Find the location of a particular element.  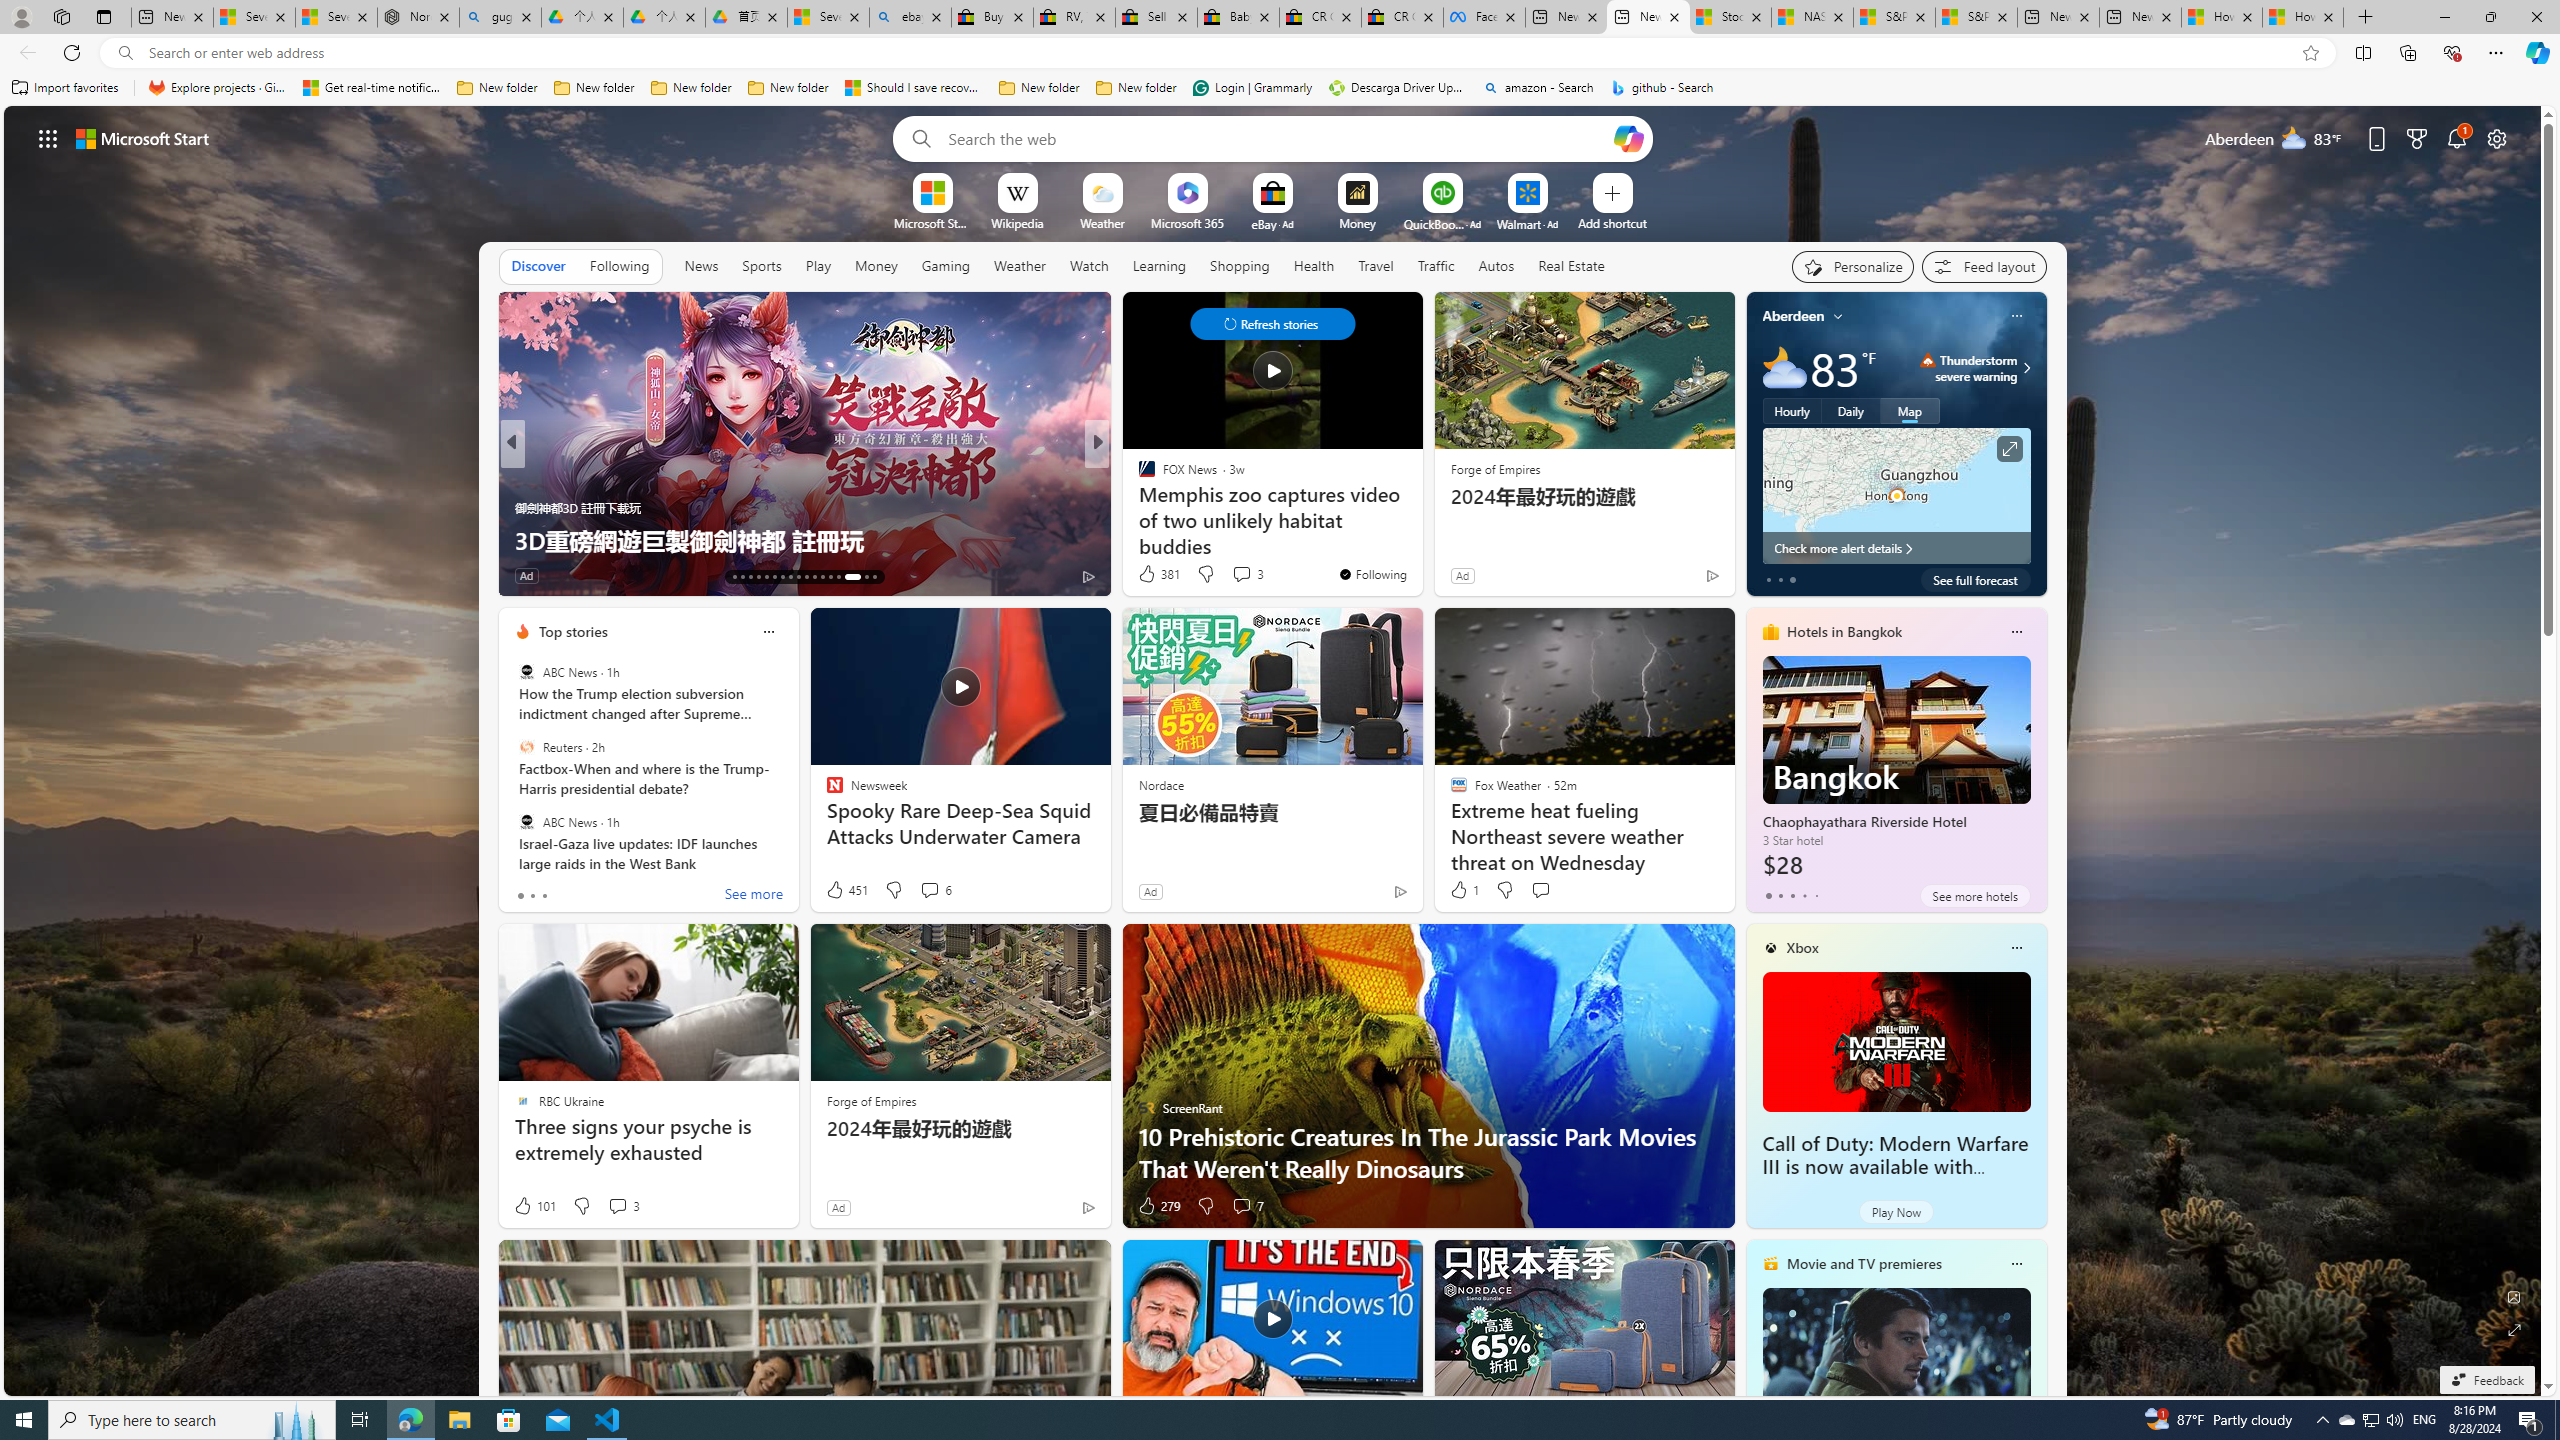

'My location' is located at coordinates (1838, 315).